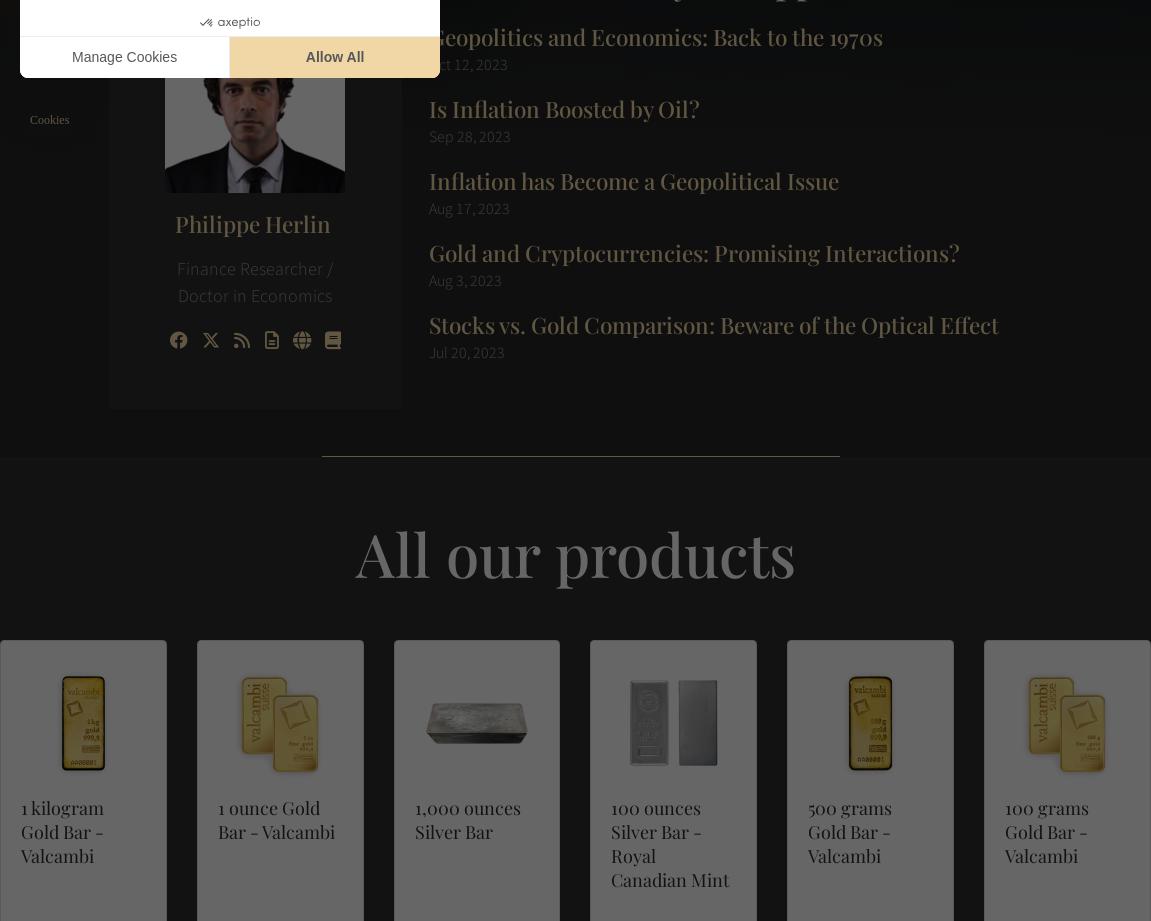  Describe the element at coordinates (427, 136) in the screenshot. I see `'Sep 28, 2023'` at that location.